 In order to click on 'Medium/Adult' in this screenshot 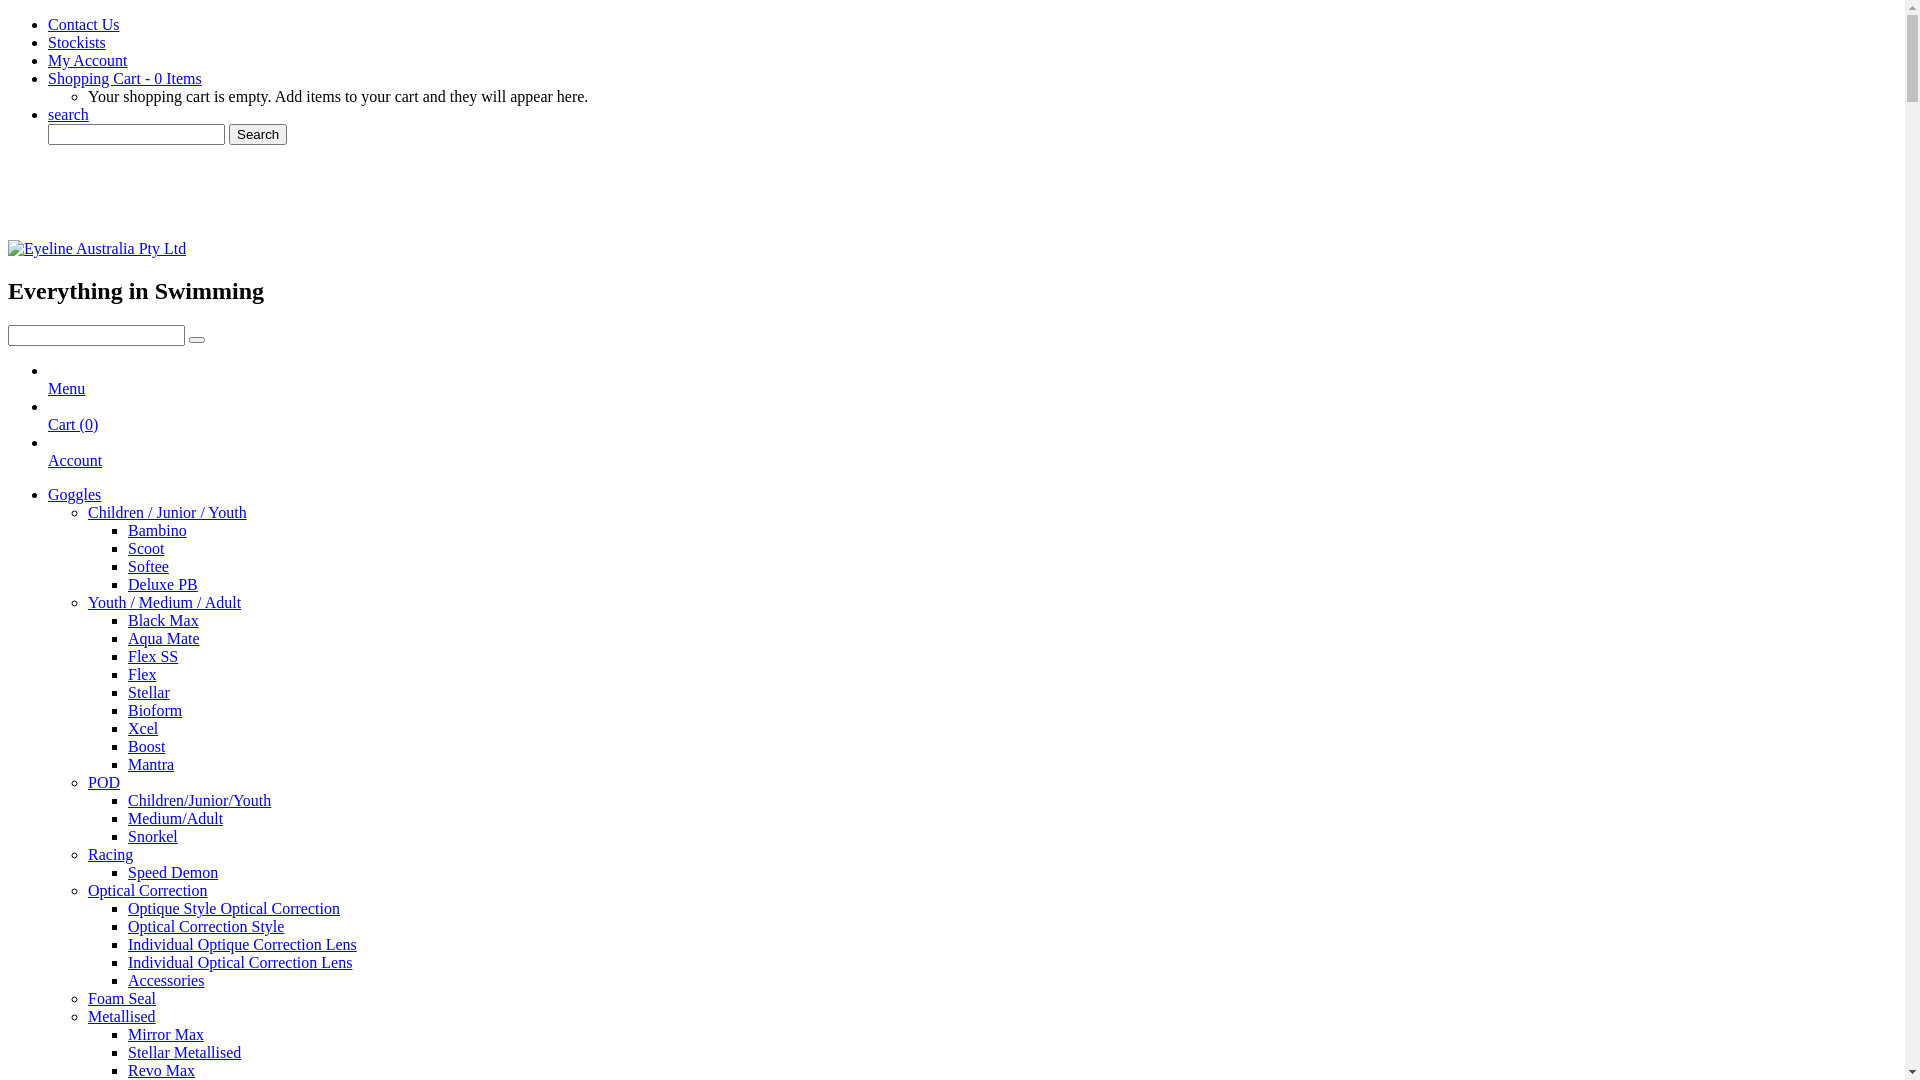, I will do `click(175, 818)`.